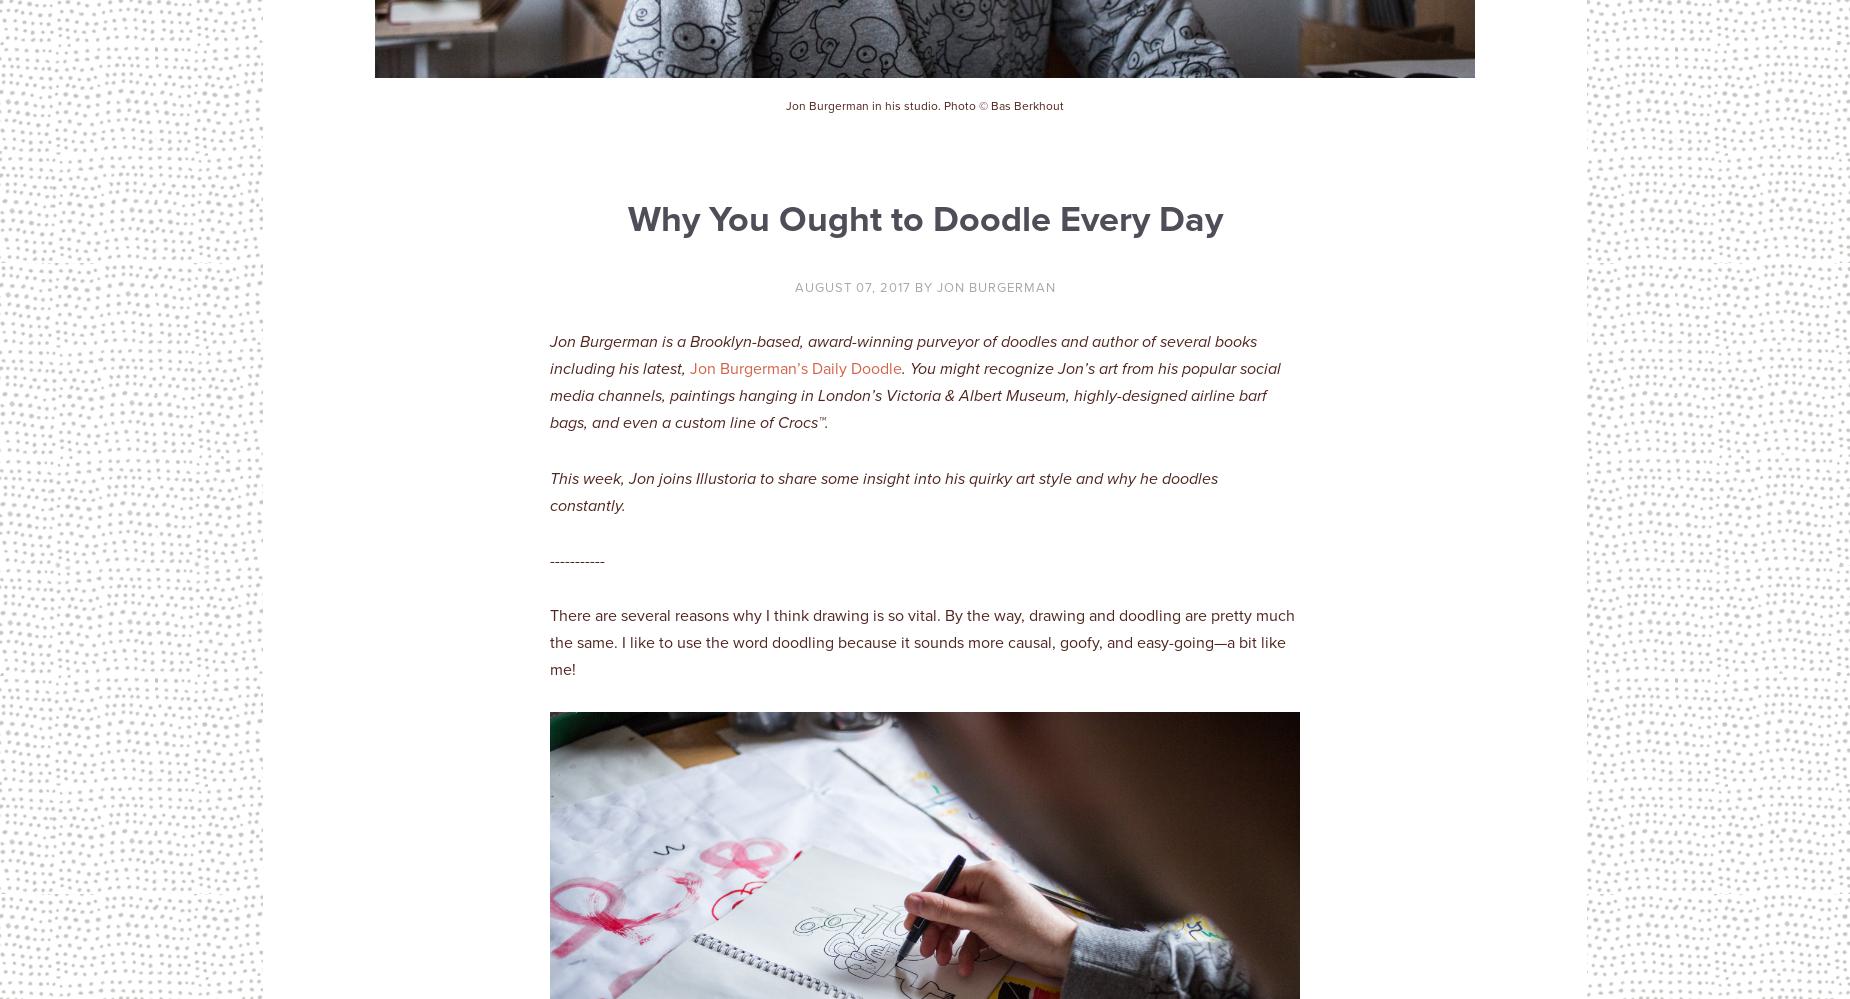  I want to click on 'Jon Burgerman is a Brooklyn-based, award-winning purveyor of doodles and author of several books including his latest,', so click(903, 354).